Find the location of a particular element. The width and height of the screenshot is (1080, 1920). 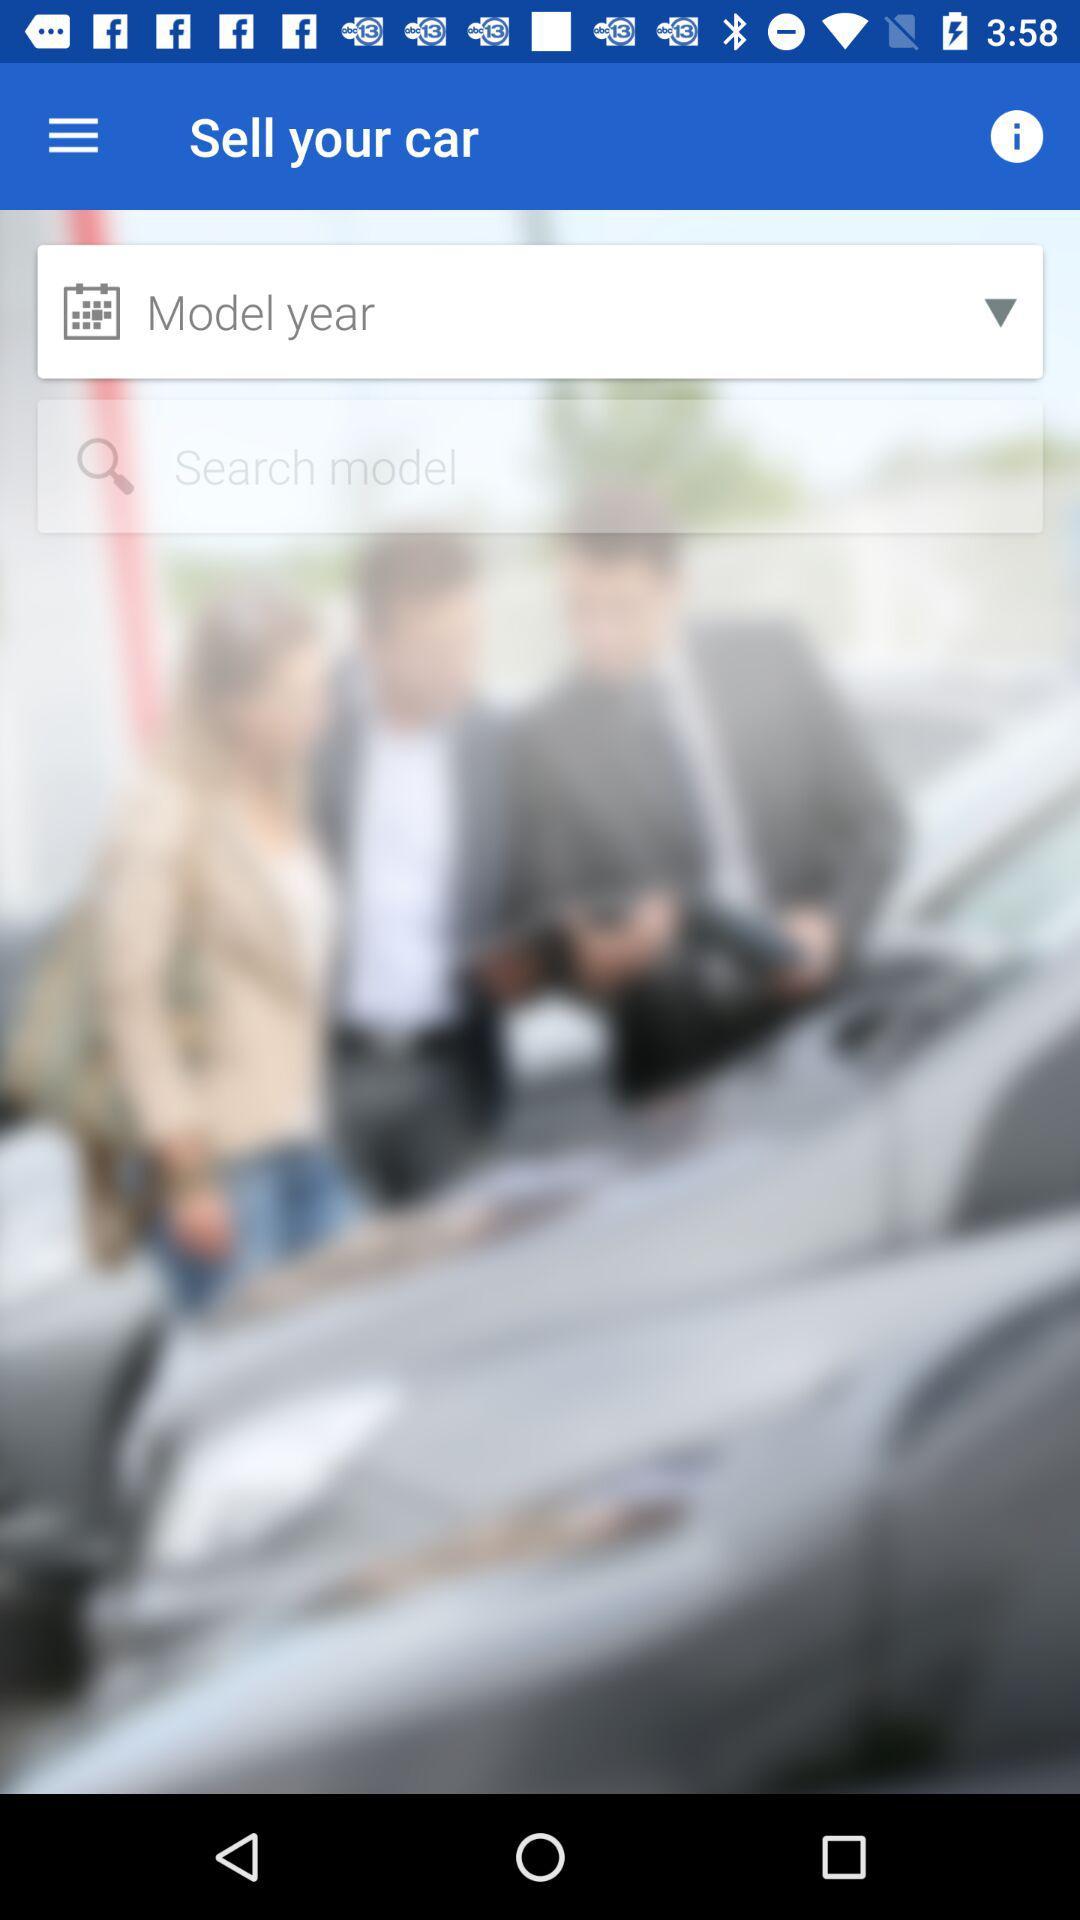

go back is located at coordinates (540, 465).